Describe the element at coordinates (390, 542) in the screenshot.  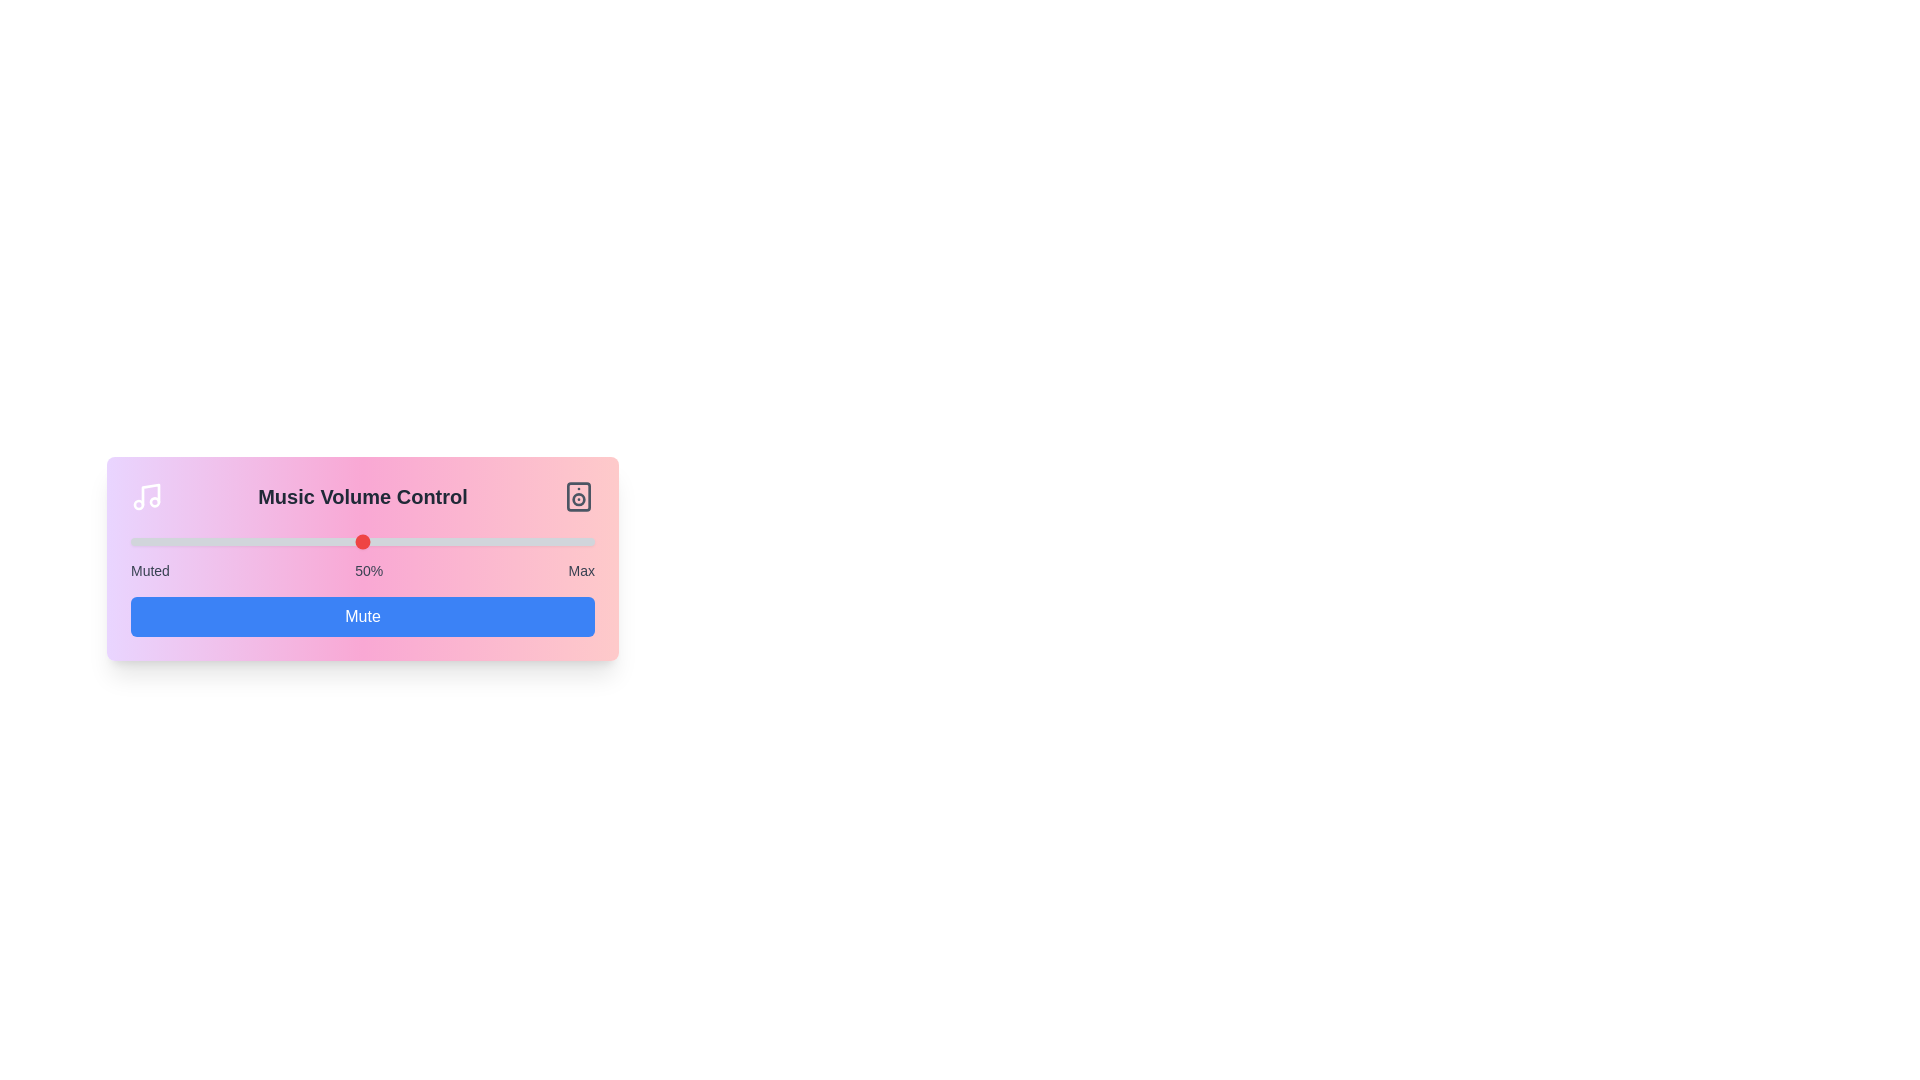
I see `the volume slider to 56%` at that location.